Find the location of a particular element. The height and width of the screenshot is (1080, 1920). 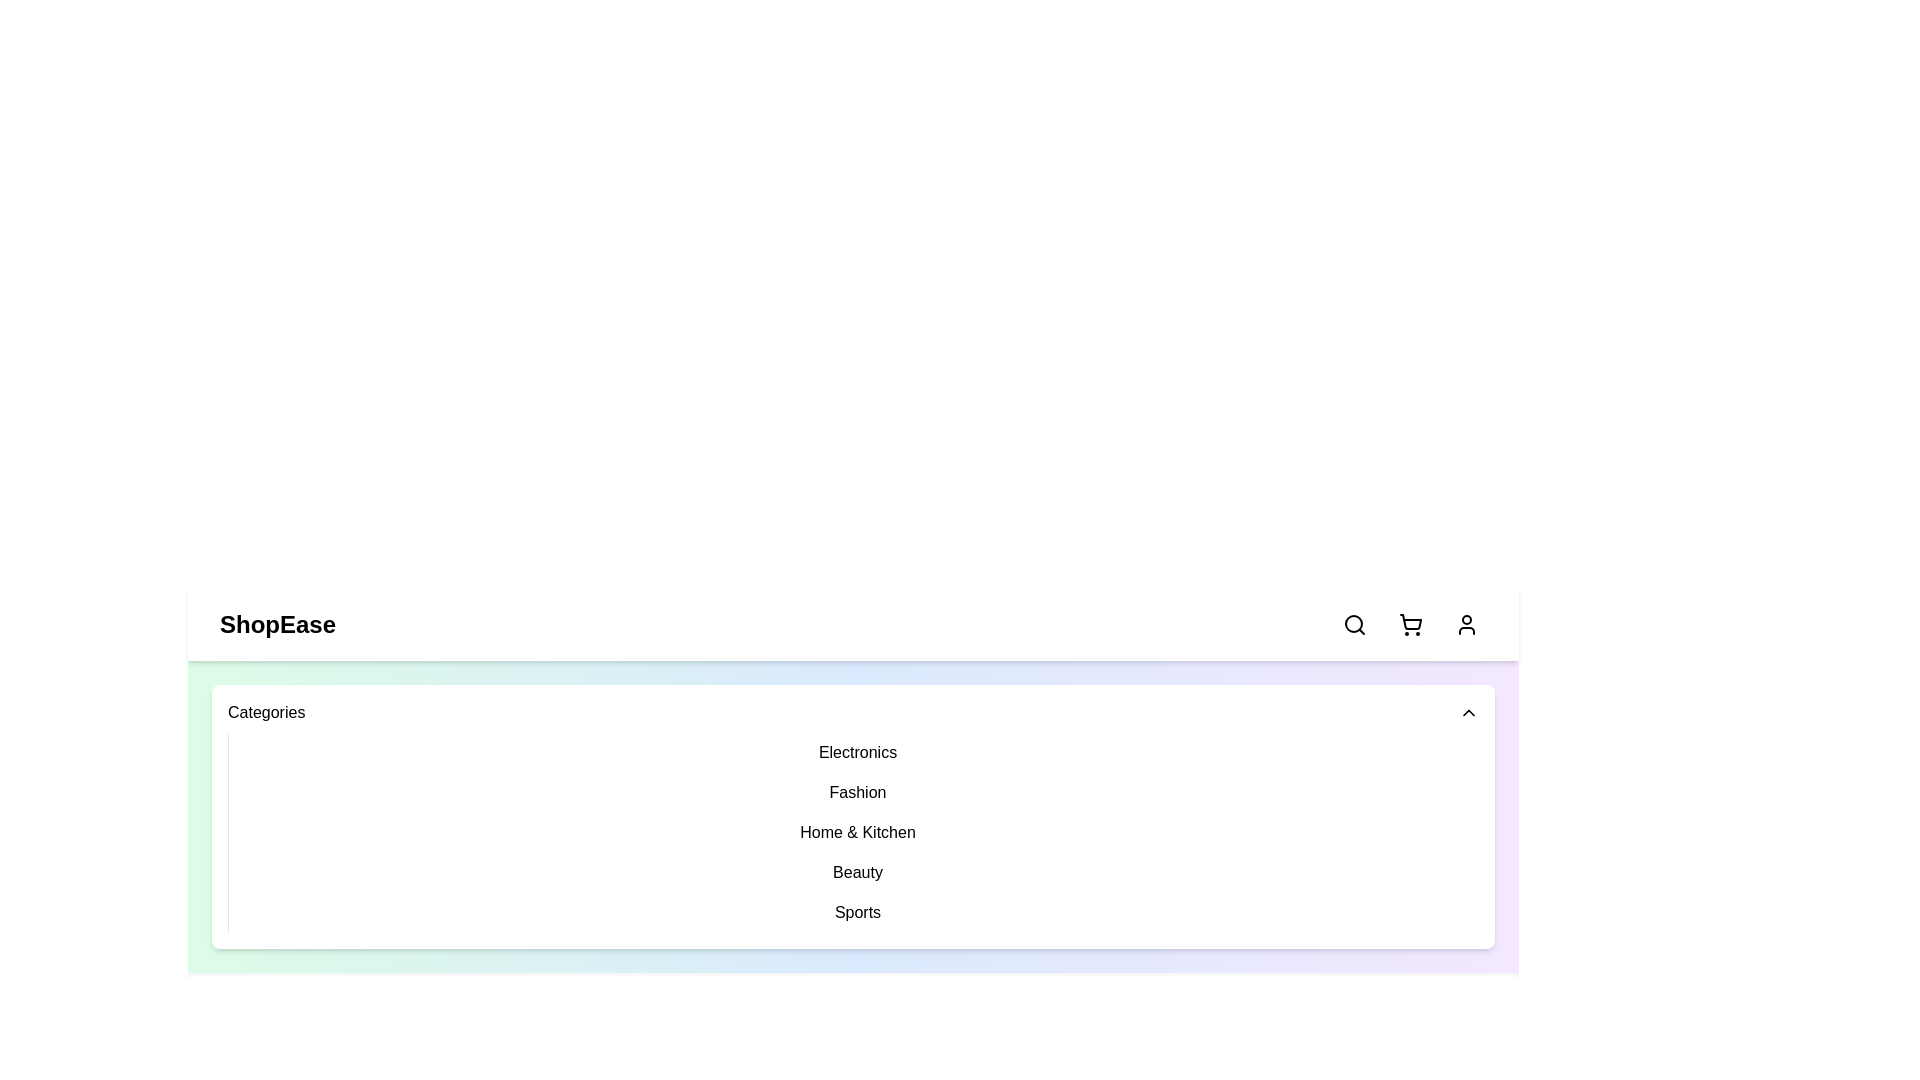

the shopping cart icon in the top navigation bar is located at coordinates (1410, 623).